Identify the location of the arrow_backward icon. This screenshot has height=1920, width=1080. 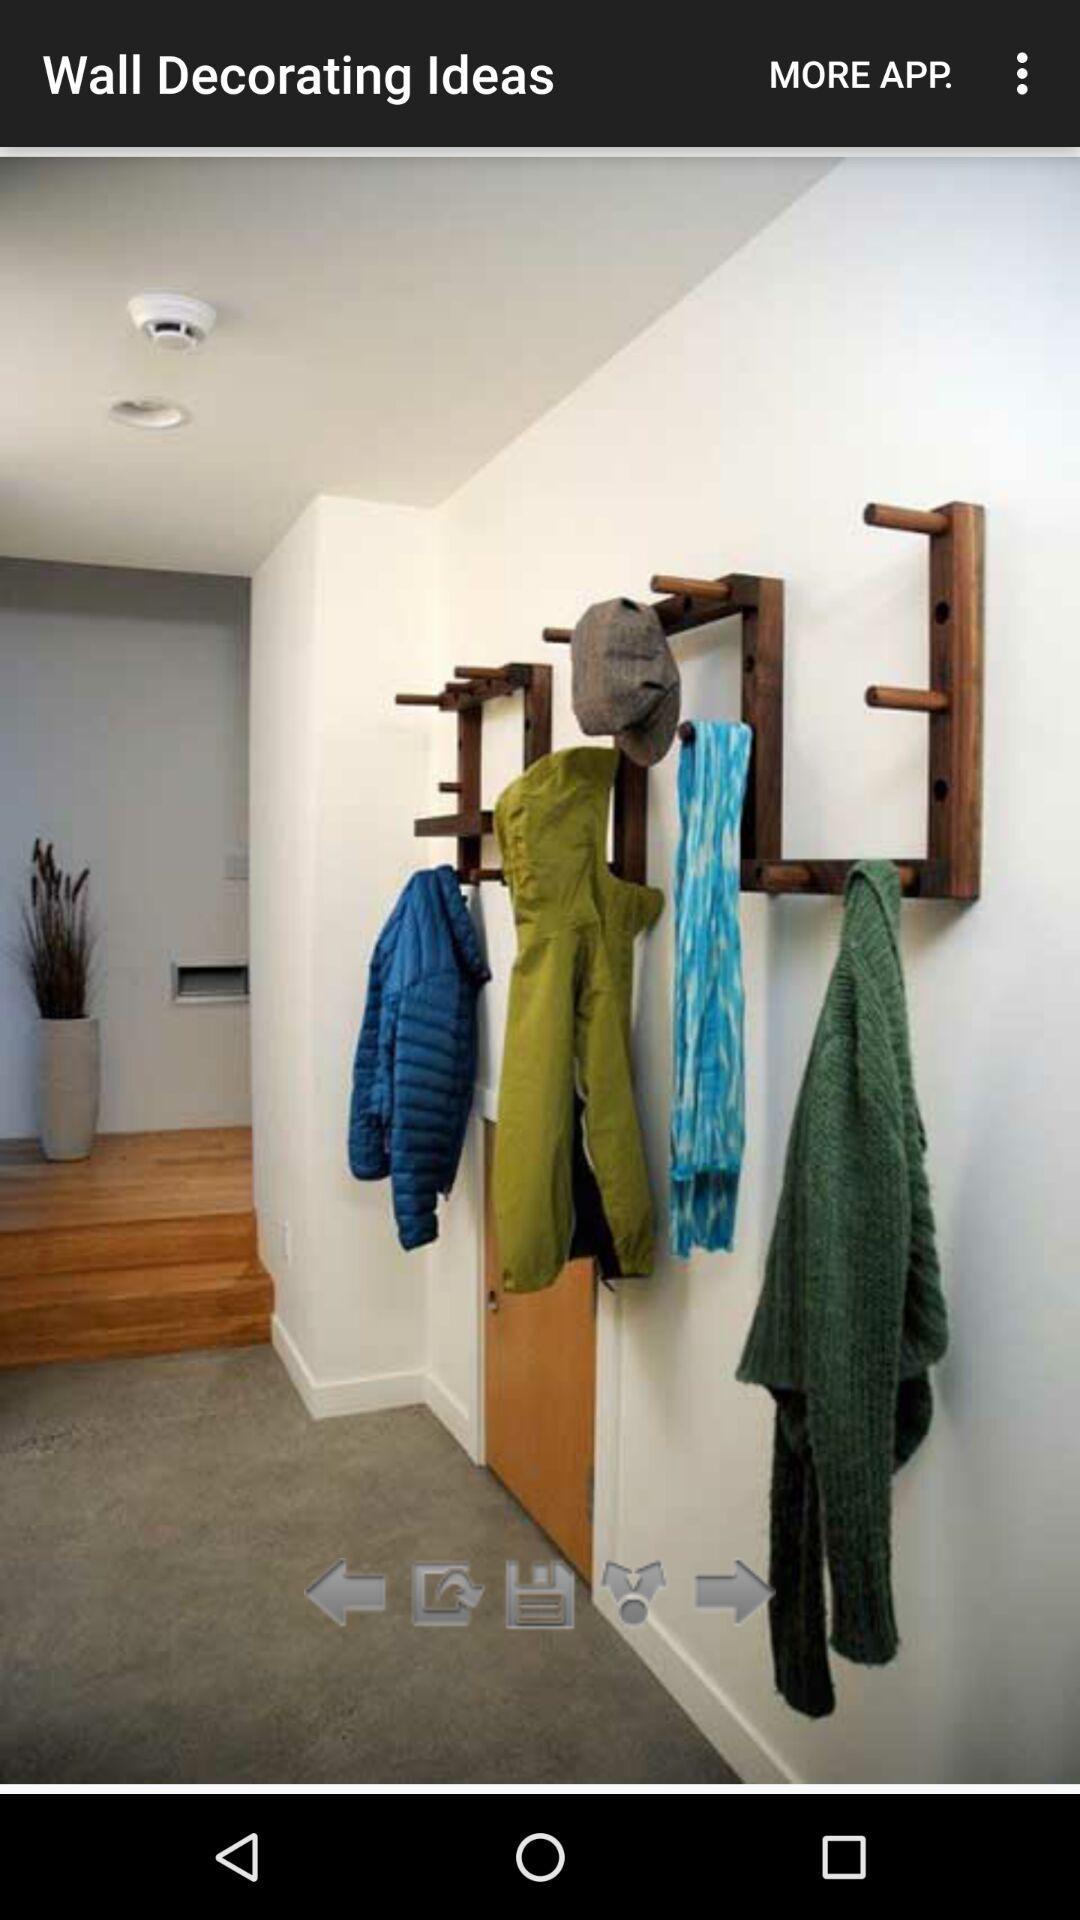
(350, 1593).